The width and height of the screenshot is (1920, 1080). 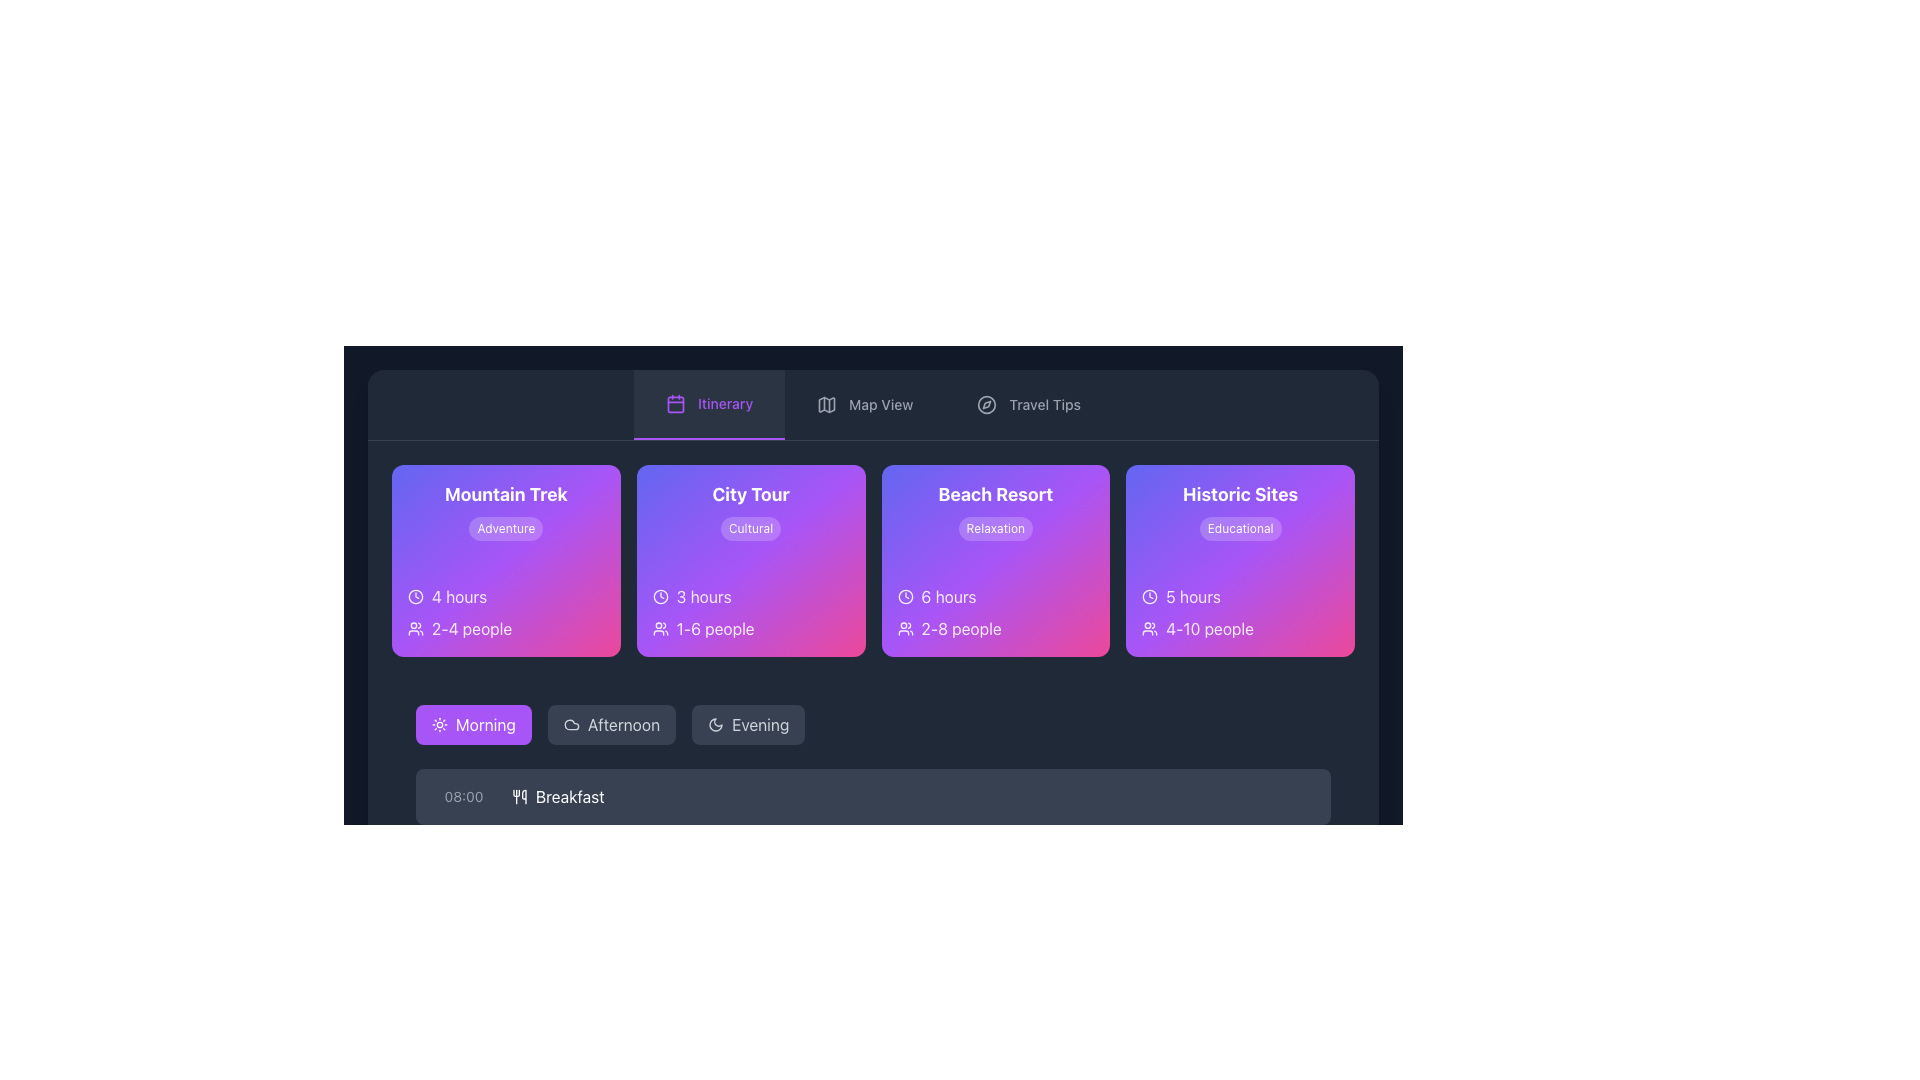 I want to click on the Text label that conveys the duration of the 'Historic Sites' activity, located beneath the title and category label, and right of the clock icon, so click(x=1193, y=596).